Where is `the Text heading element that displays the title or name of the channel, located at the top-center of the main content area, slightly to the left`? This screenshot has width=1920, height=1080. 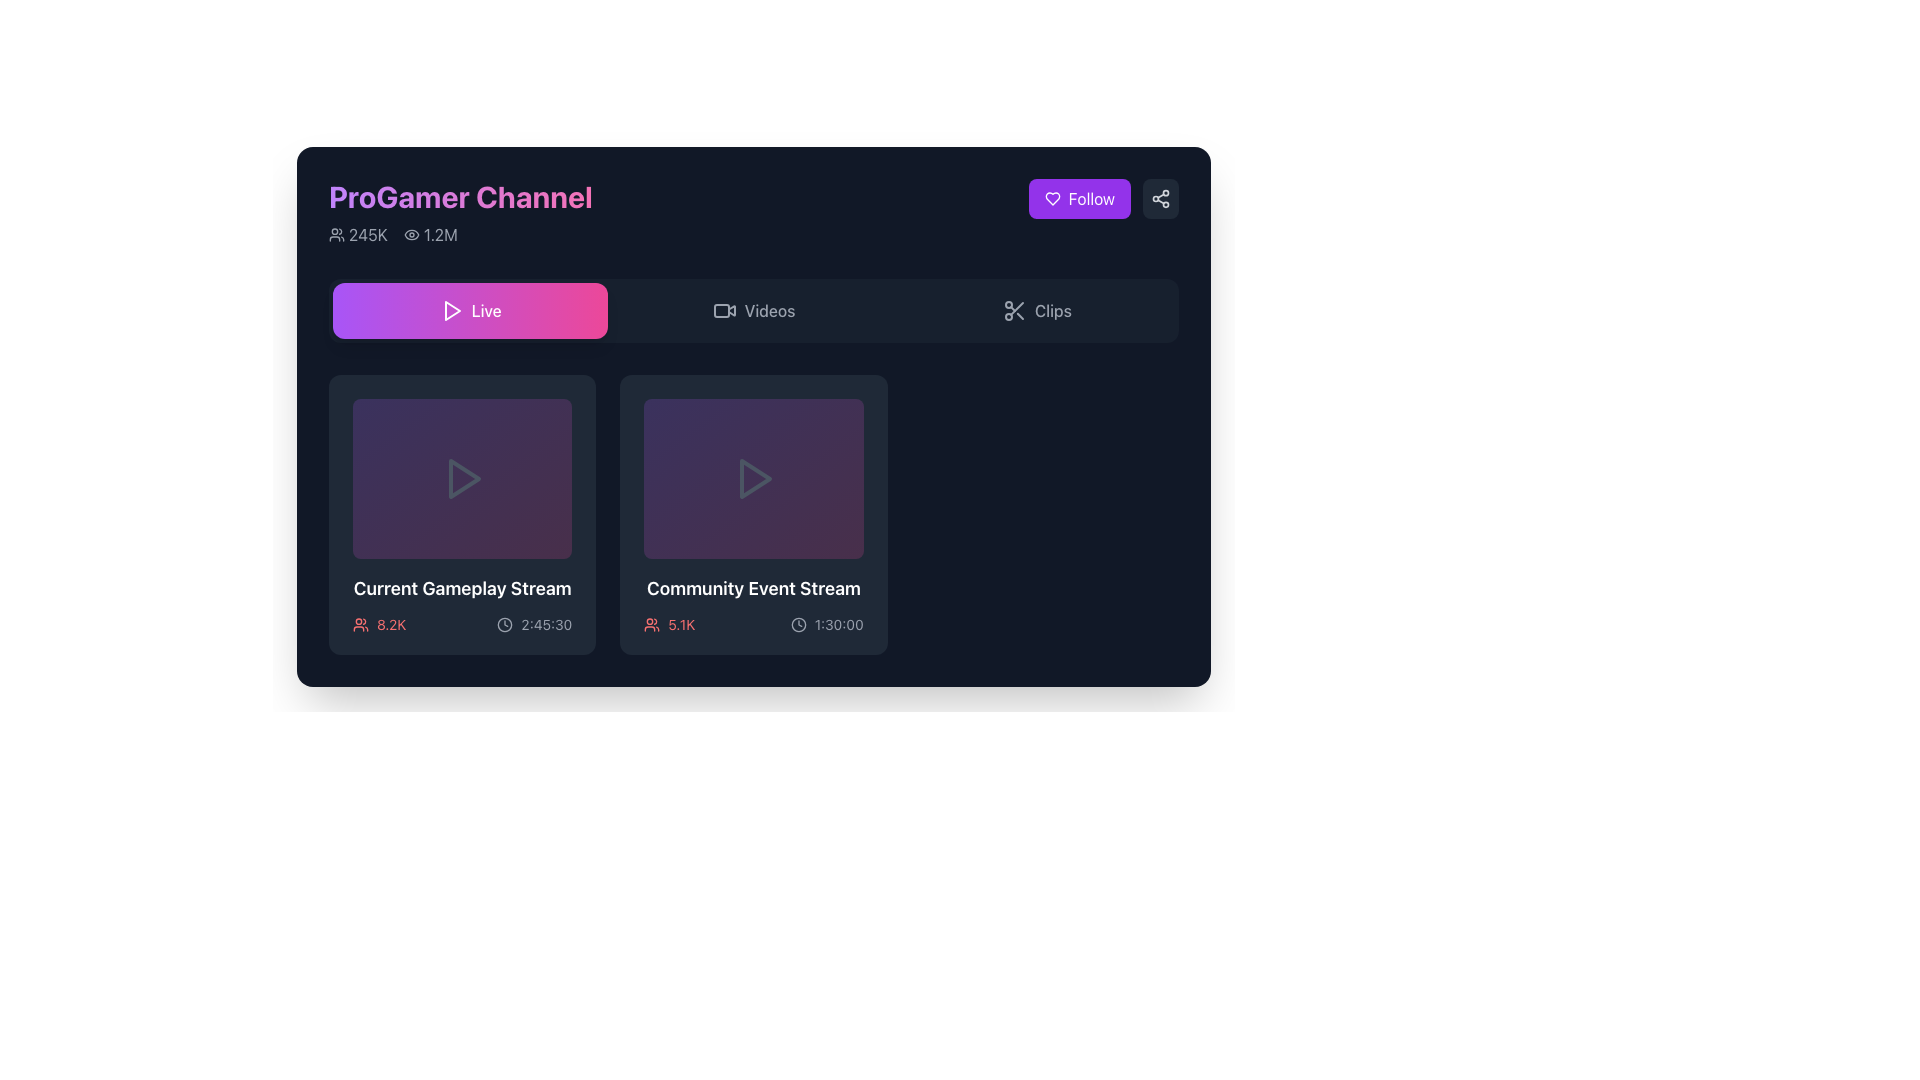 the Text heading element that displays the title or name of the channel, located at the top-center of the main content area, slightly to the left is located at coordinates (459, 212).